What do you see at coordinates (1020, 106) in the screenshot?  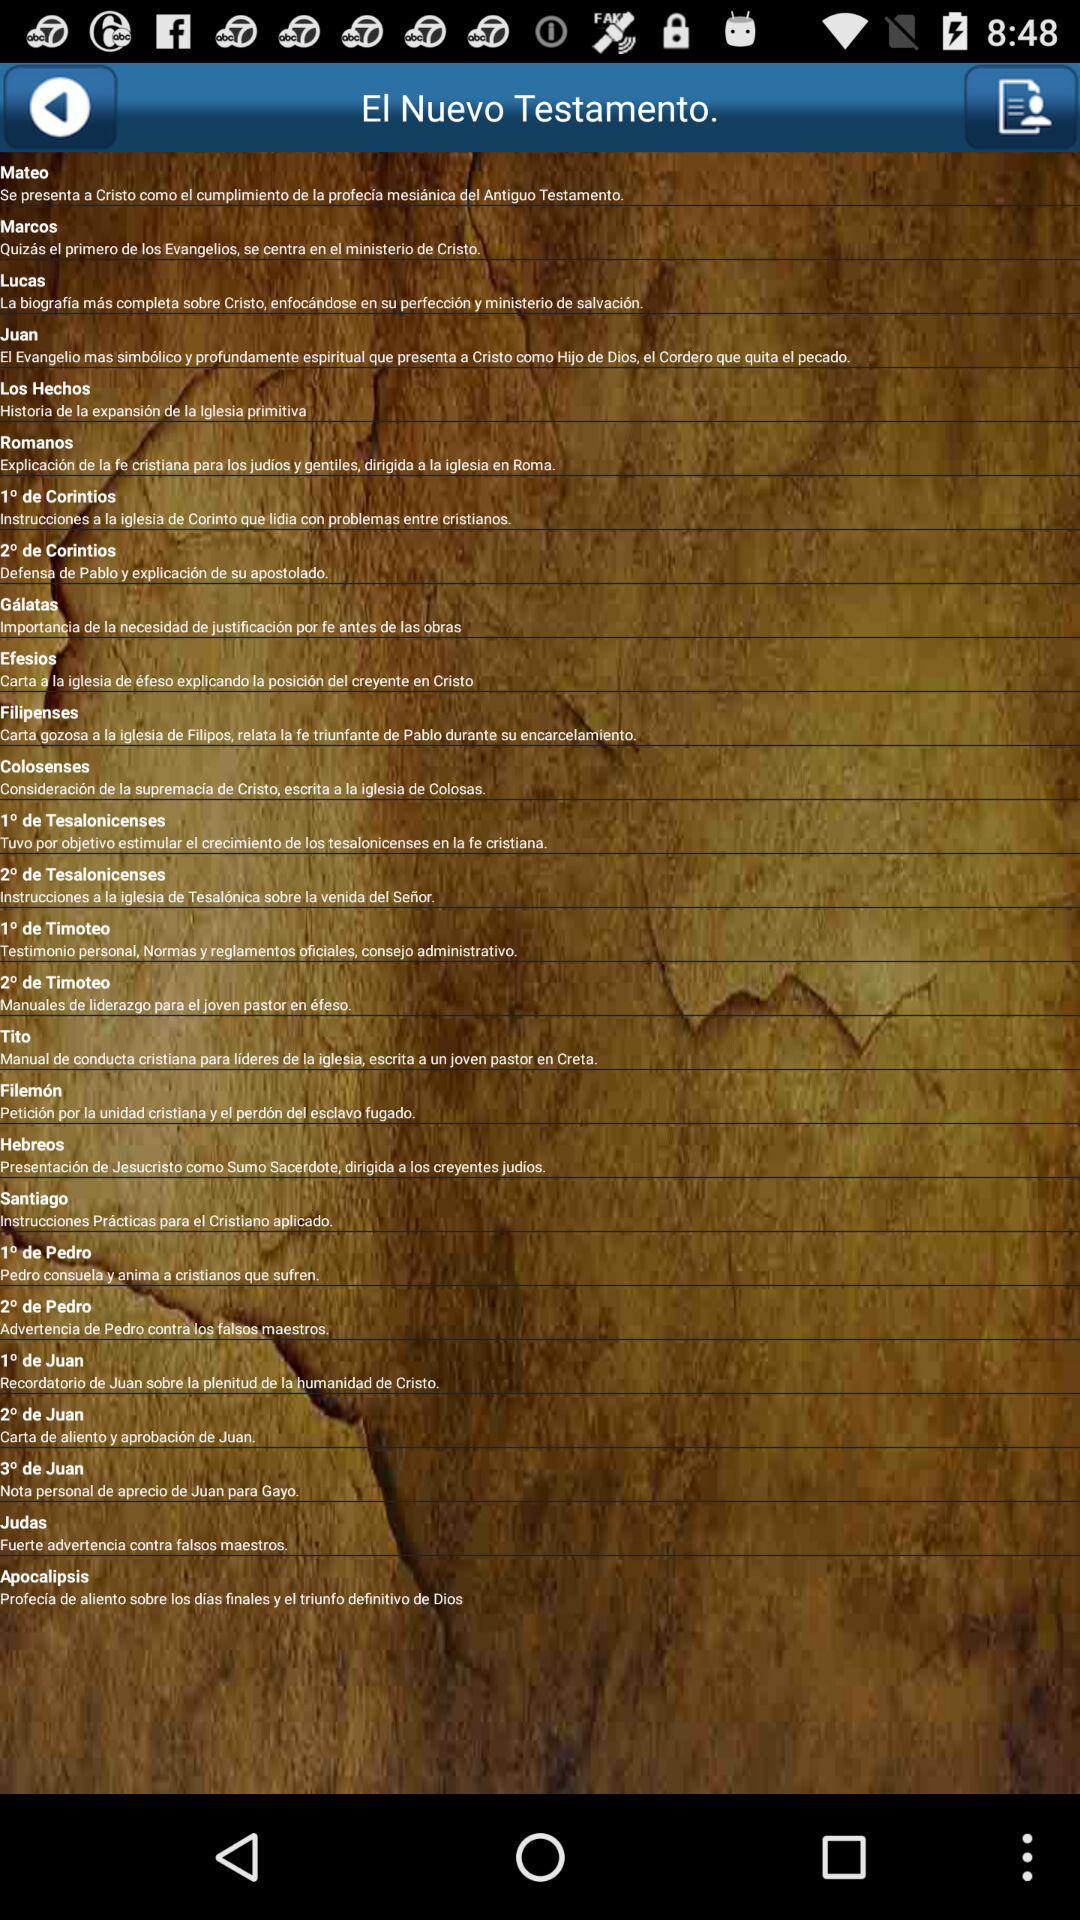 I see `the icon to the right of el nuevo testamento. app` at bounding box center [1020, 106].